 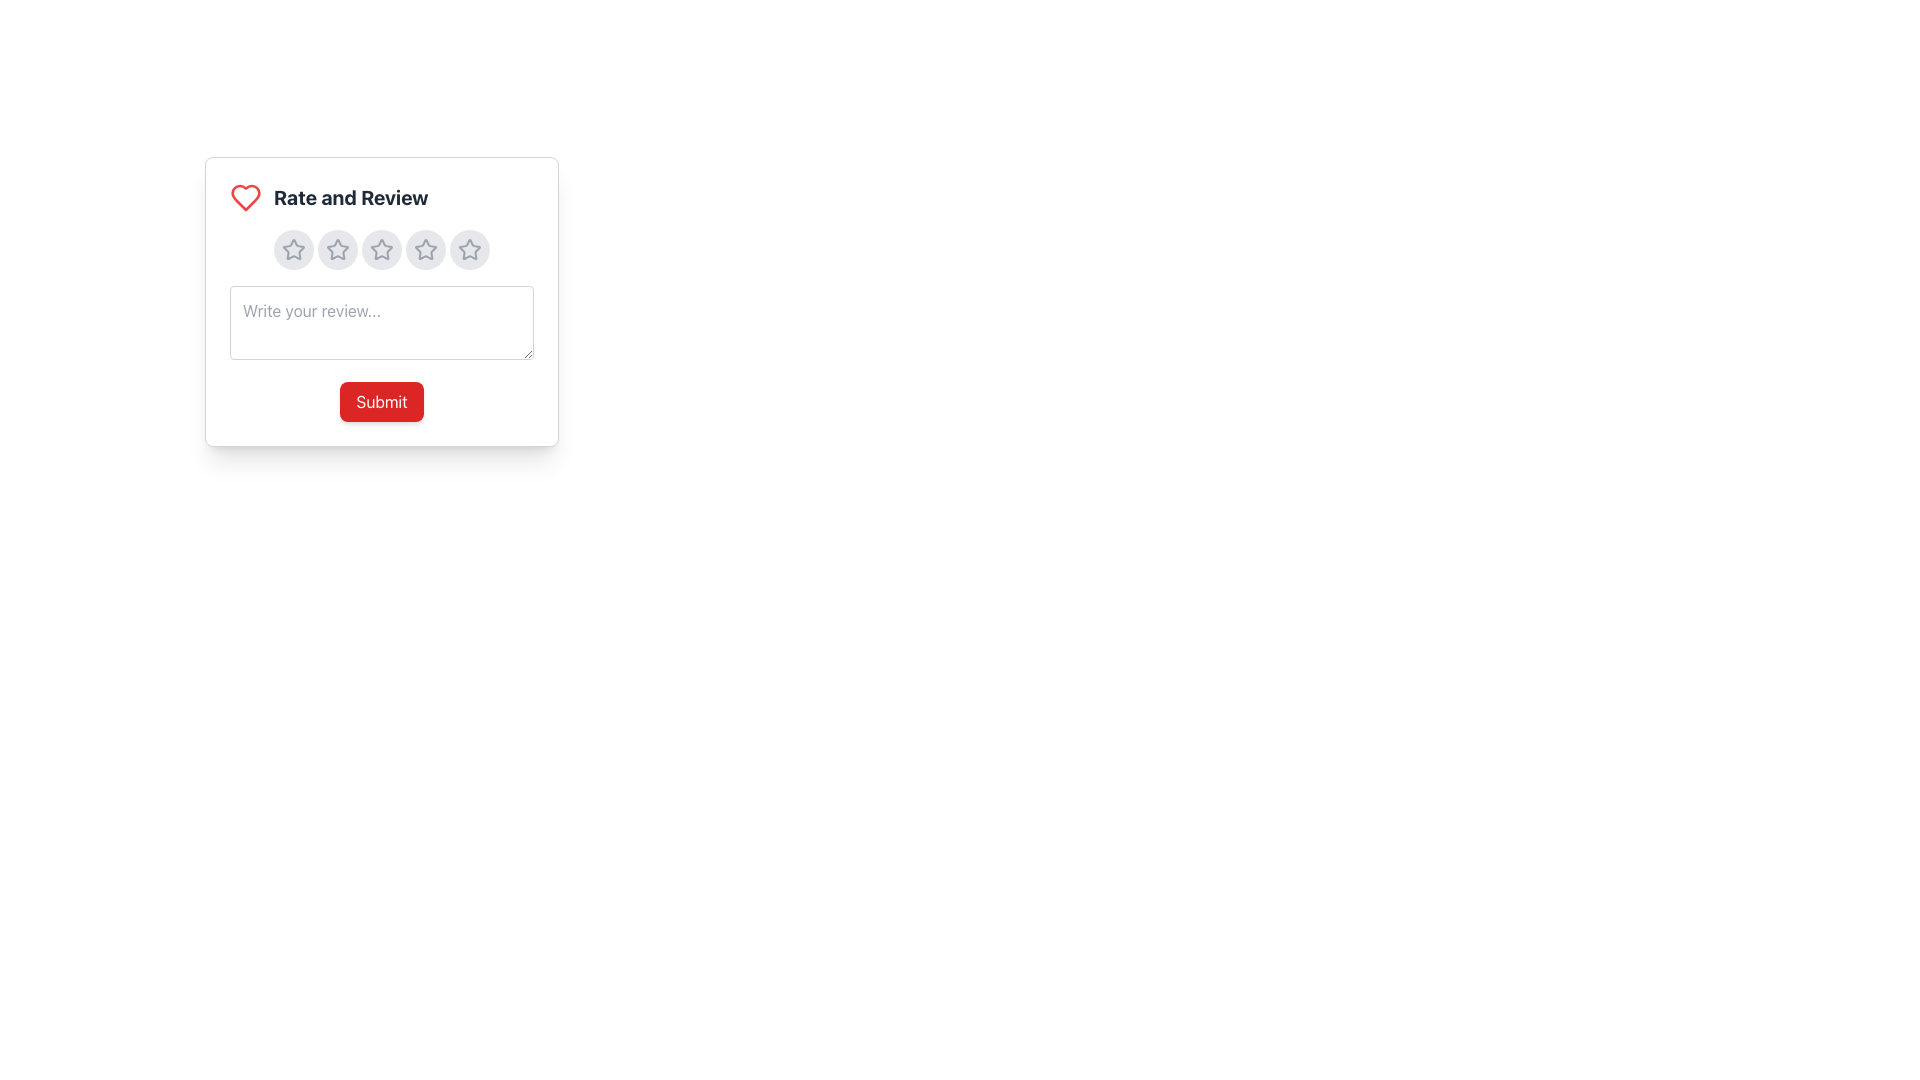 What do you see at coordinates (382, 248) in the screenshot?
I see `the third star-shaped clickable icon in the star rating system located in the 'Rate and Review' section` at bounding box center [382, 248].